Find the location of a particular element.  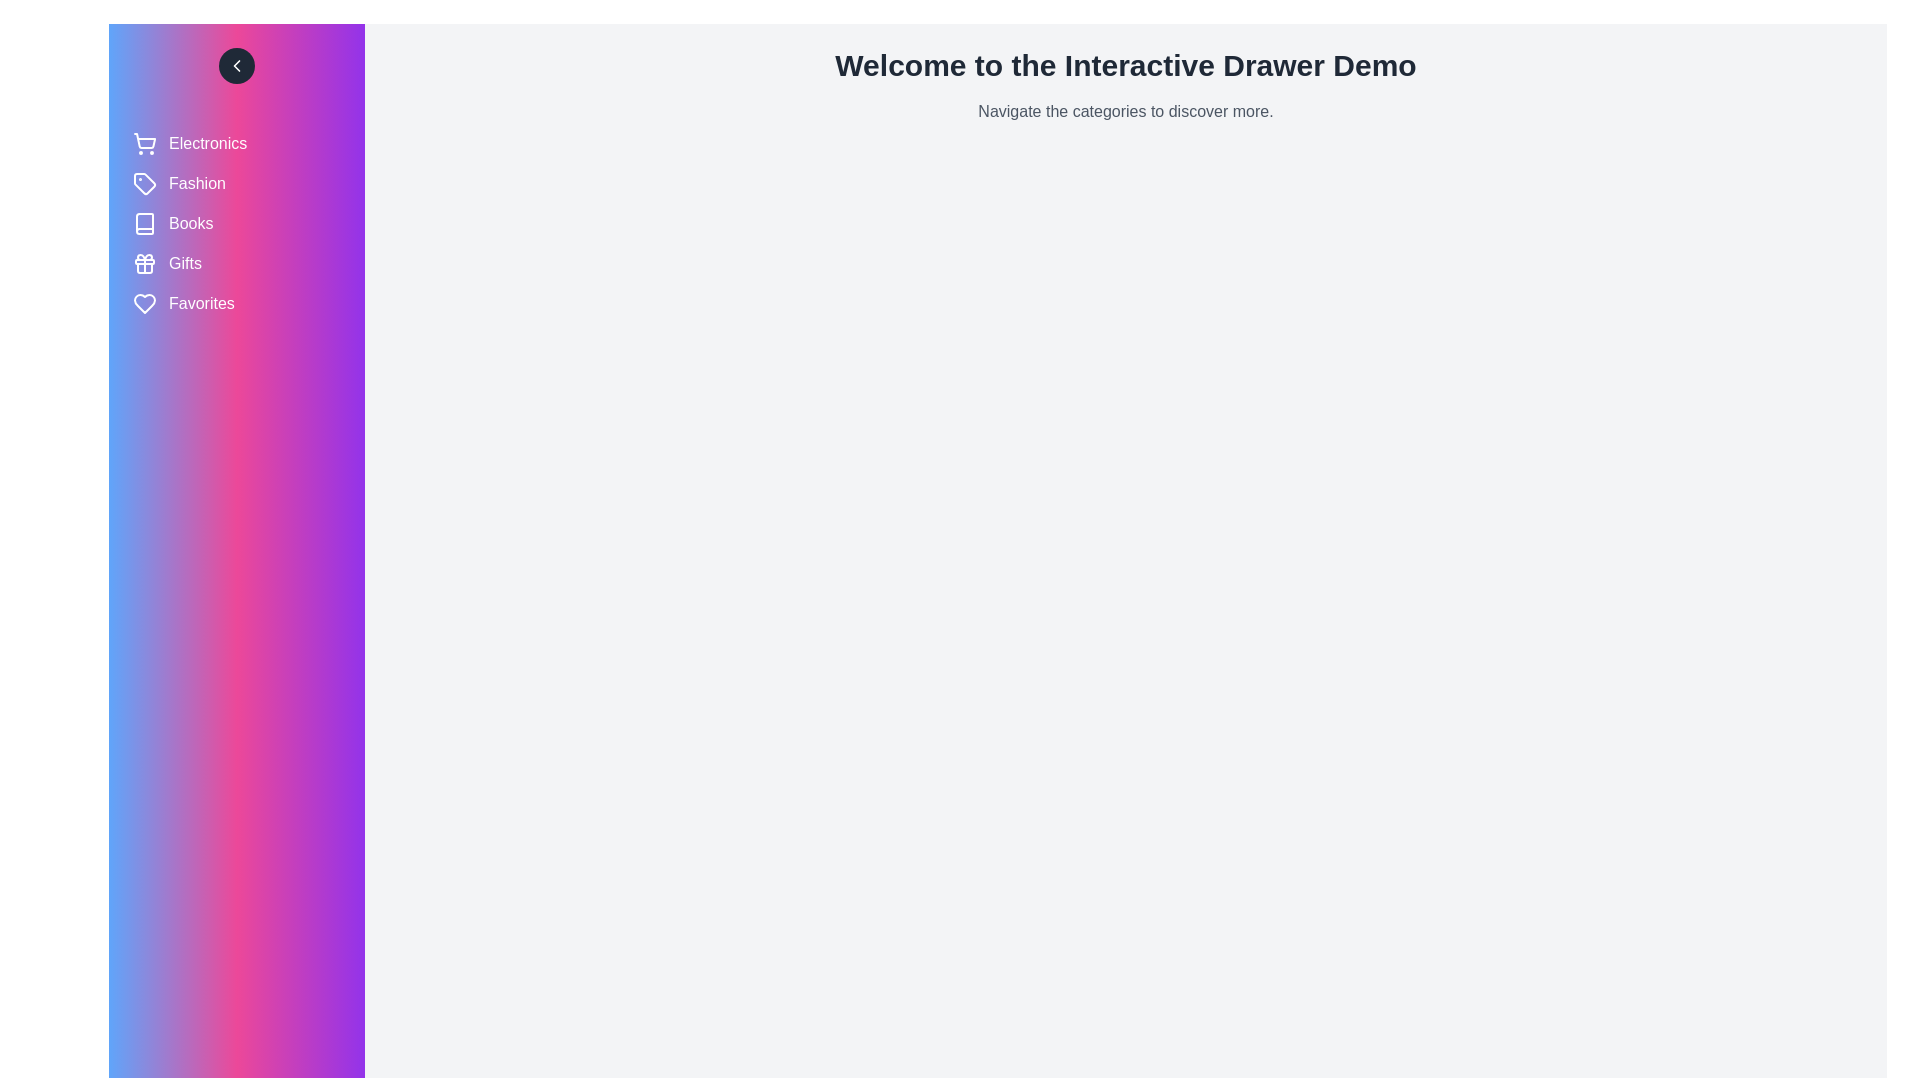

the category Books to observe its hover effect is located at coordinates (236, 223).